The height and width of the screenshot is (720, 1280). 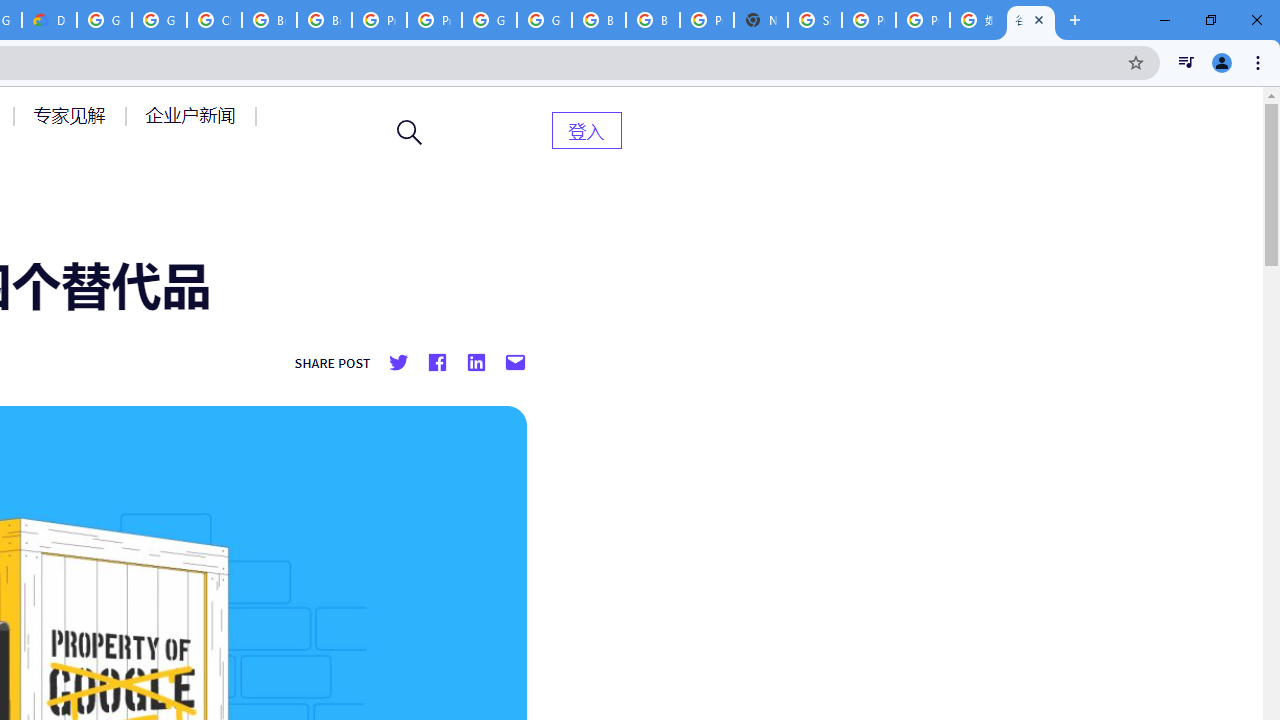 What do you see at coordinates (544, 20) in the screenshot?
I see `'Google Cloud Platform'` at bounding box center [544, 20].